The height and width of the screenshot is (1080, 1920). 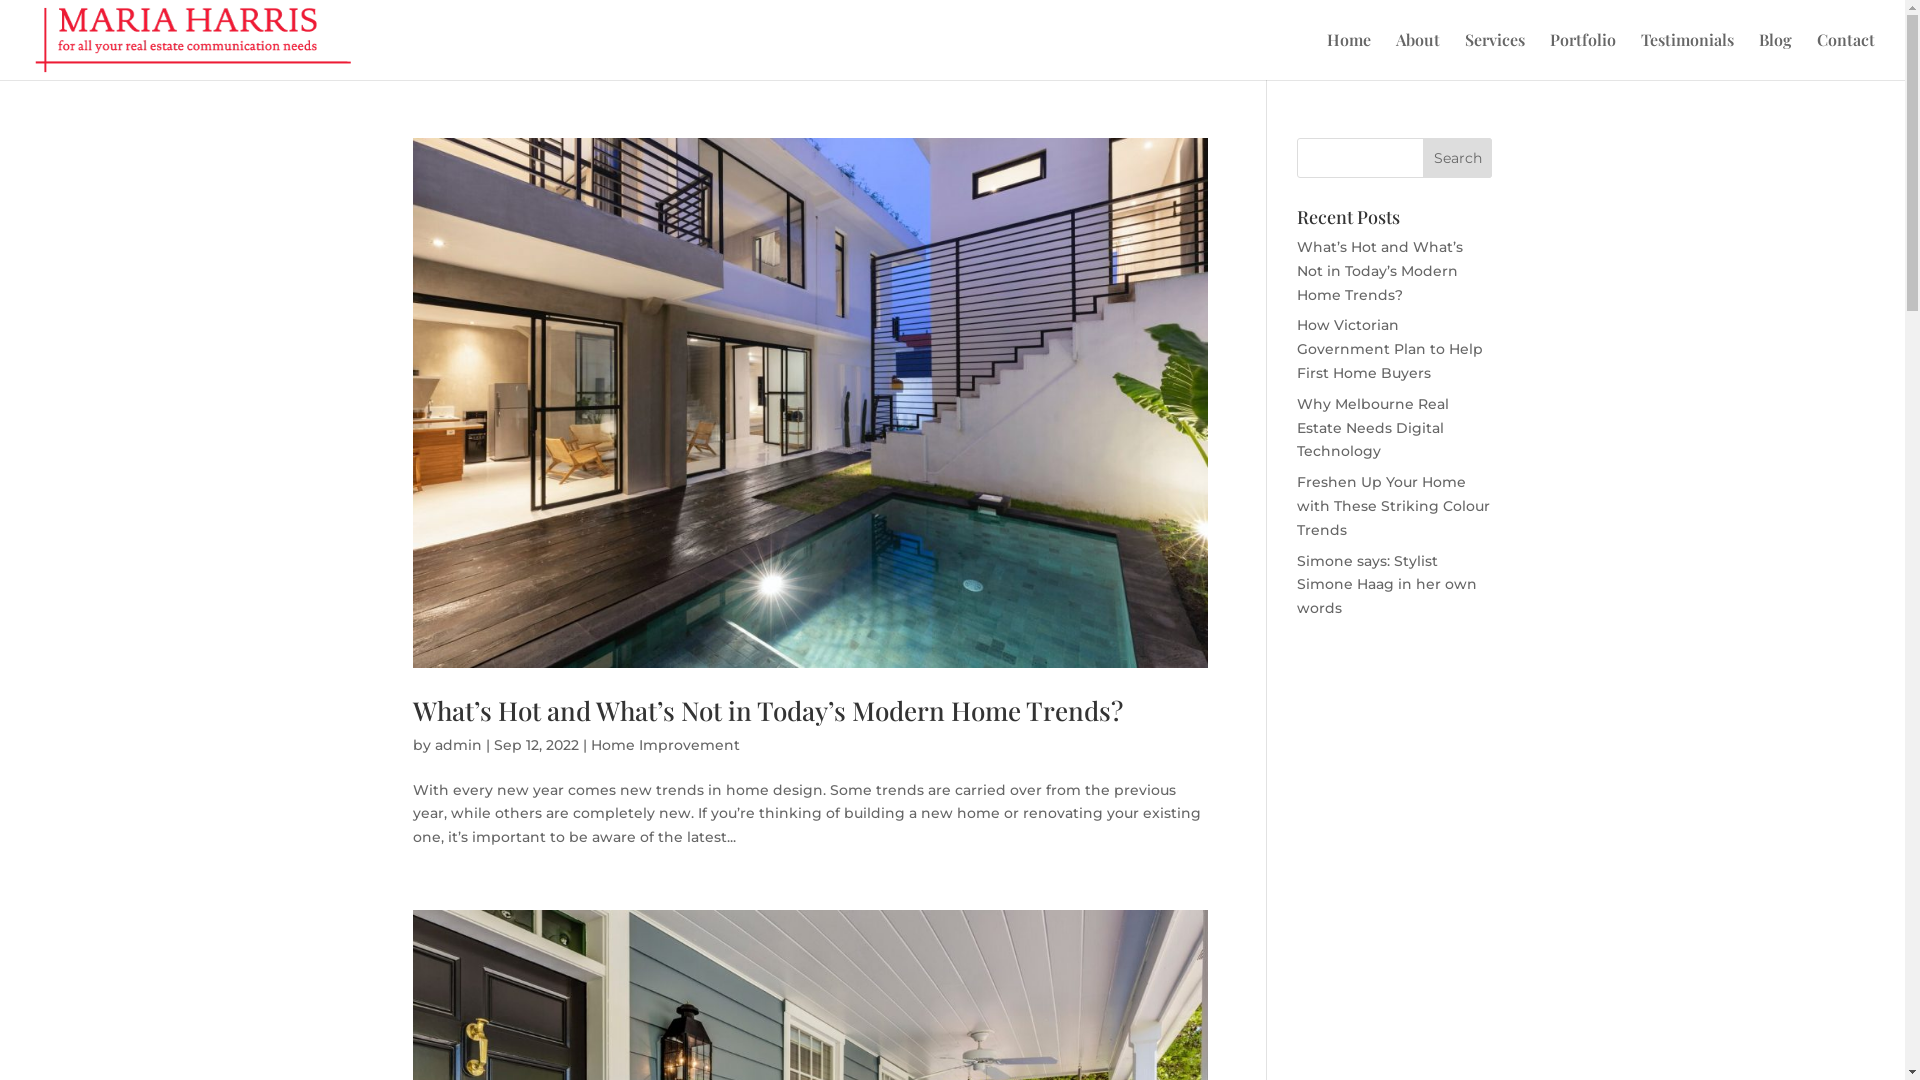 I want to click on 'Freshen Up Your Home with These Striking Colour Trends', so click(x=1392, y=504).